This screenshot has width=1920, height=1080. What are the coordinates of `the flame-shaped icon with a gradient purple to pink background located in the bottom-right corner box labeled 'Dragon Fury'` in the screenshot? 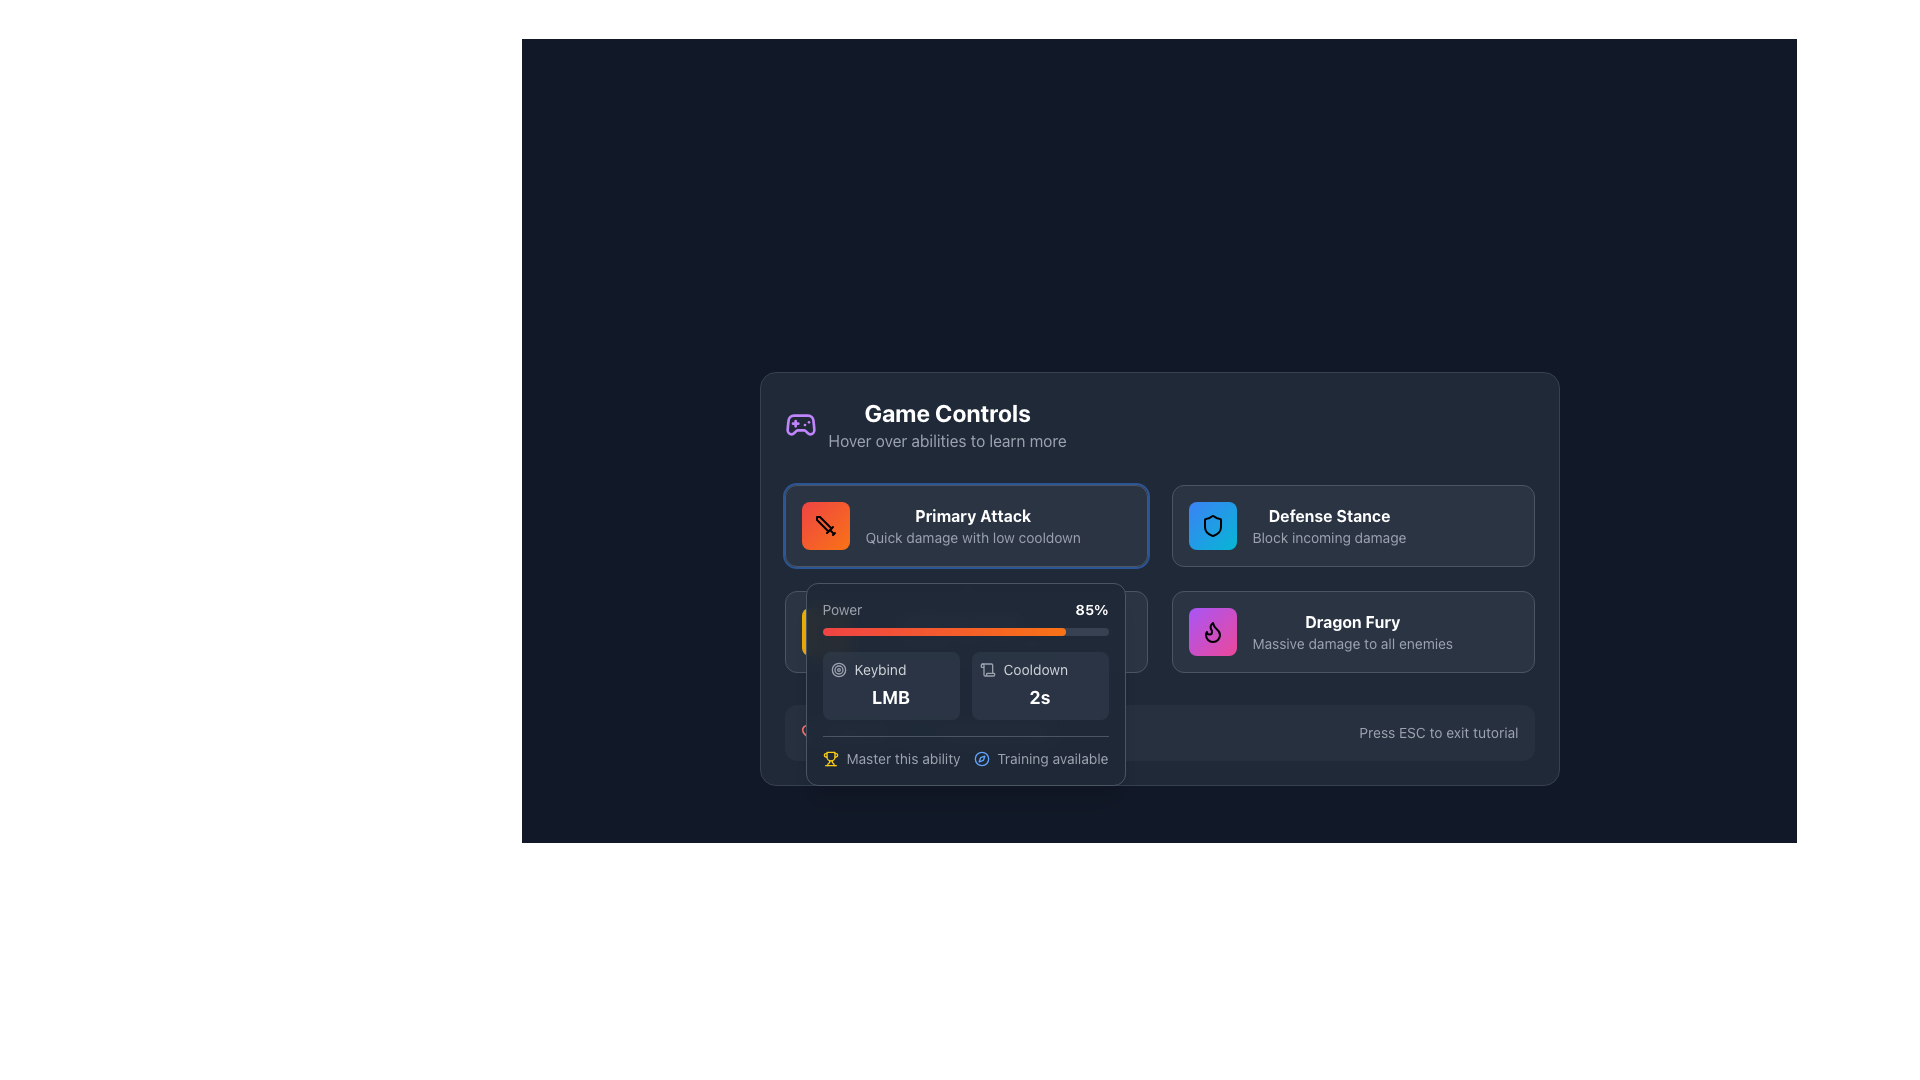 It's located at (1211, 632).